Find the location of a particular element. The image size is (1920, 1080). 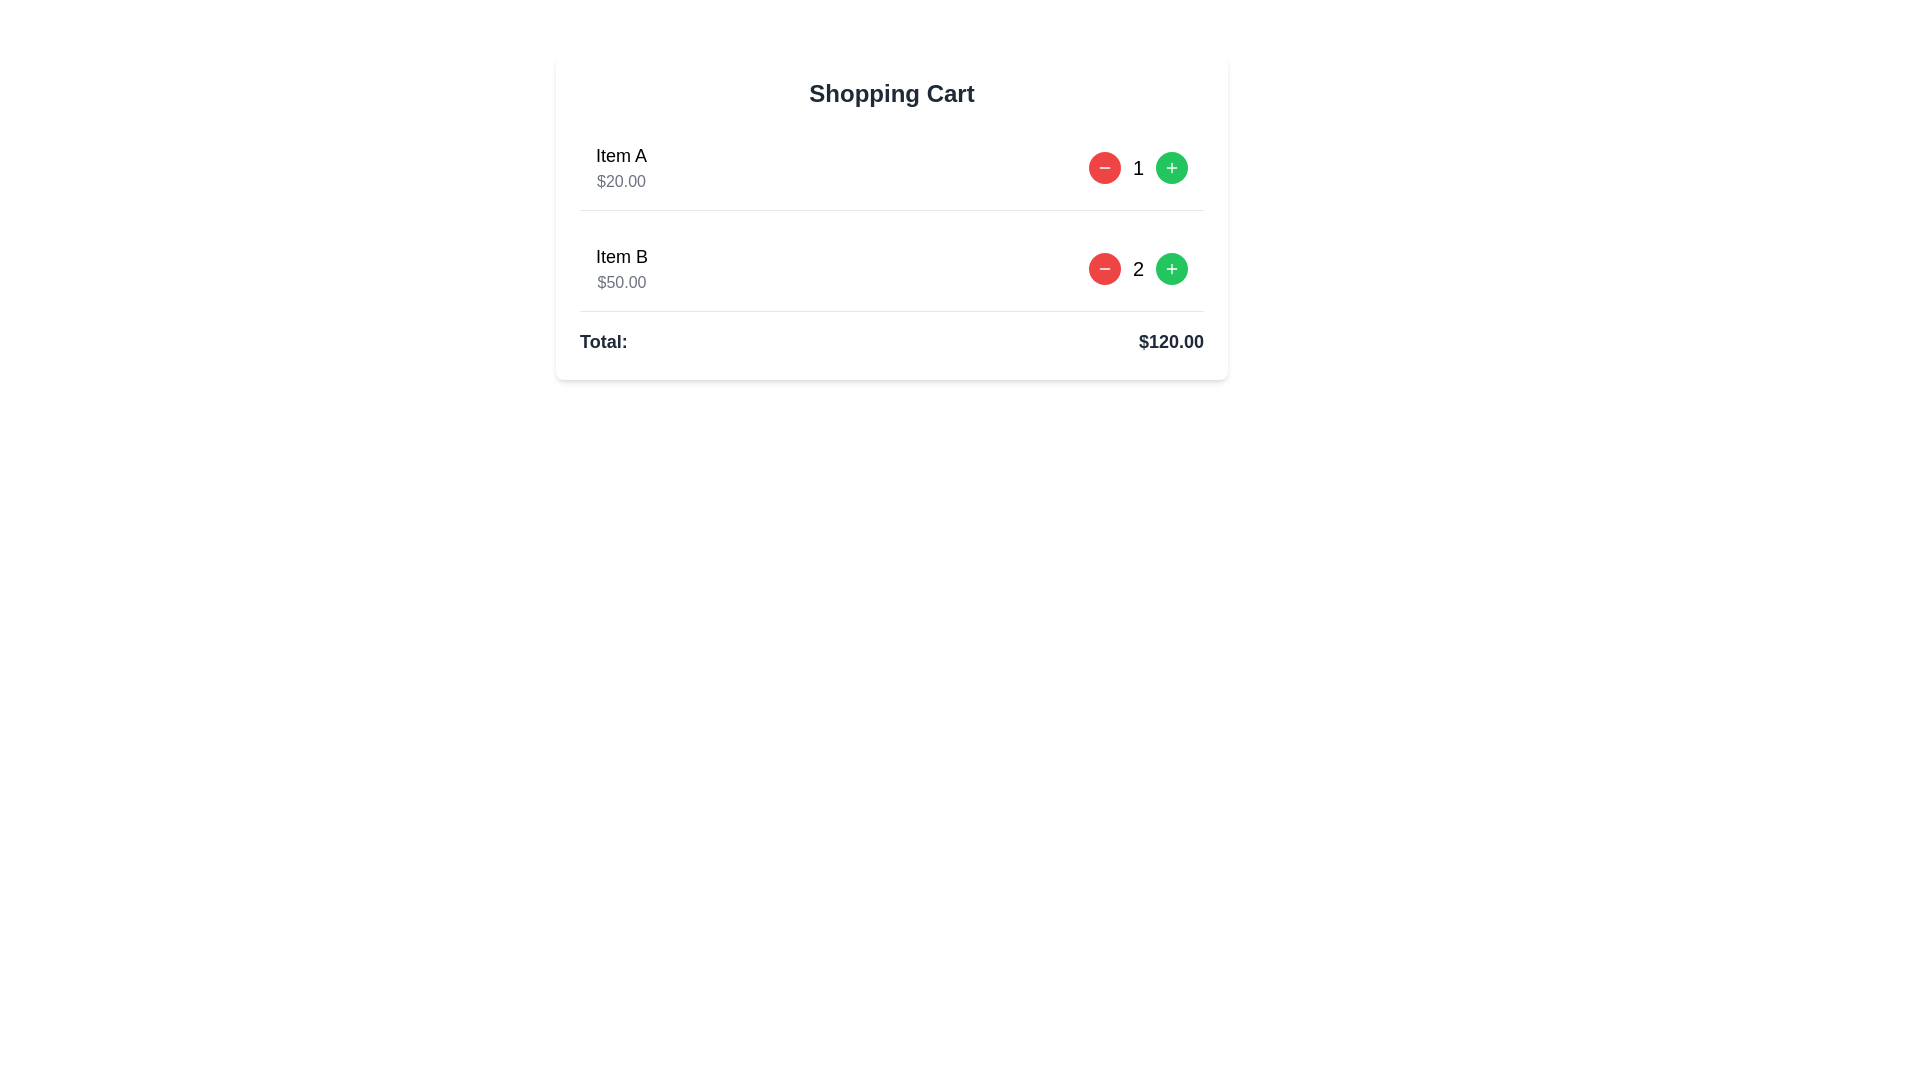

the text display element that shows the quantity of the item in the shopping cart, located between a minus button on the left and a plus button on the right is located at coordinates (1138, 167).